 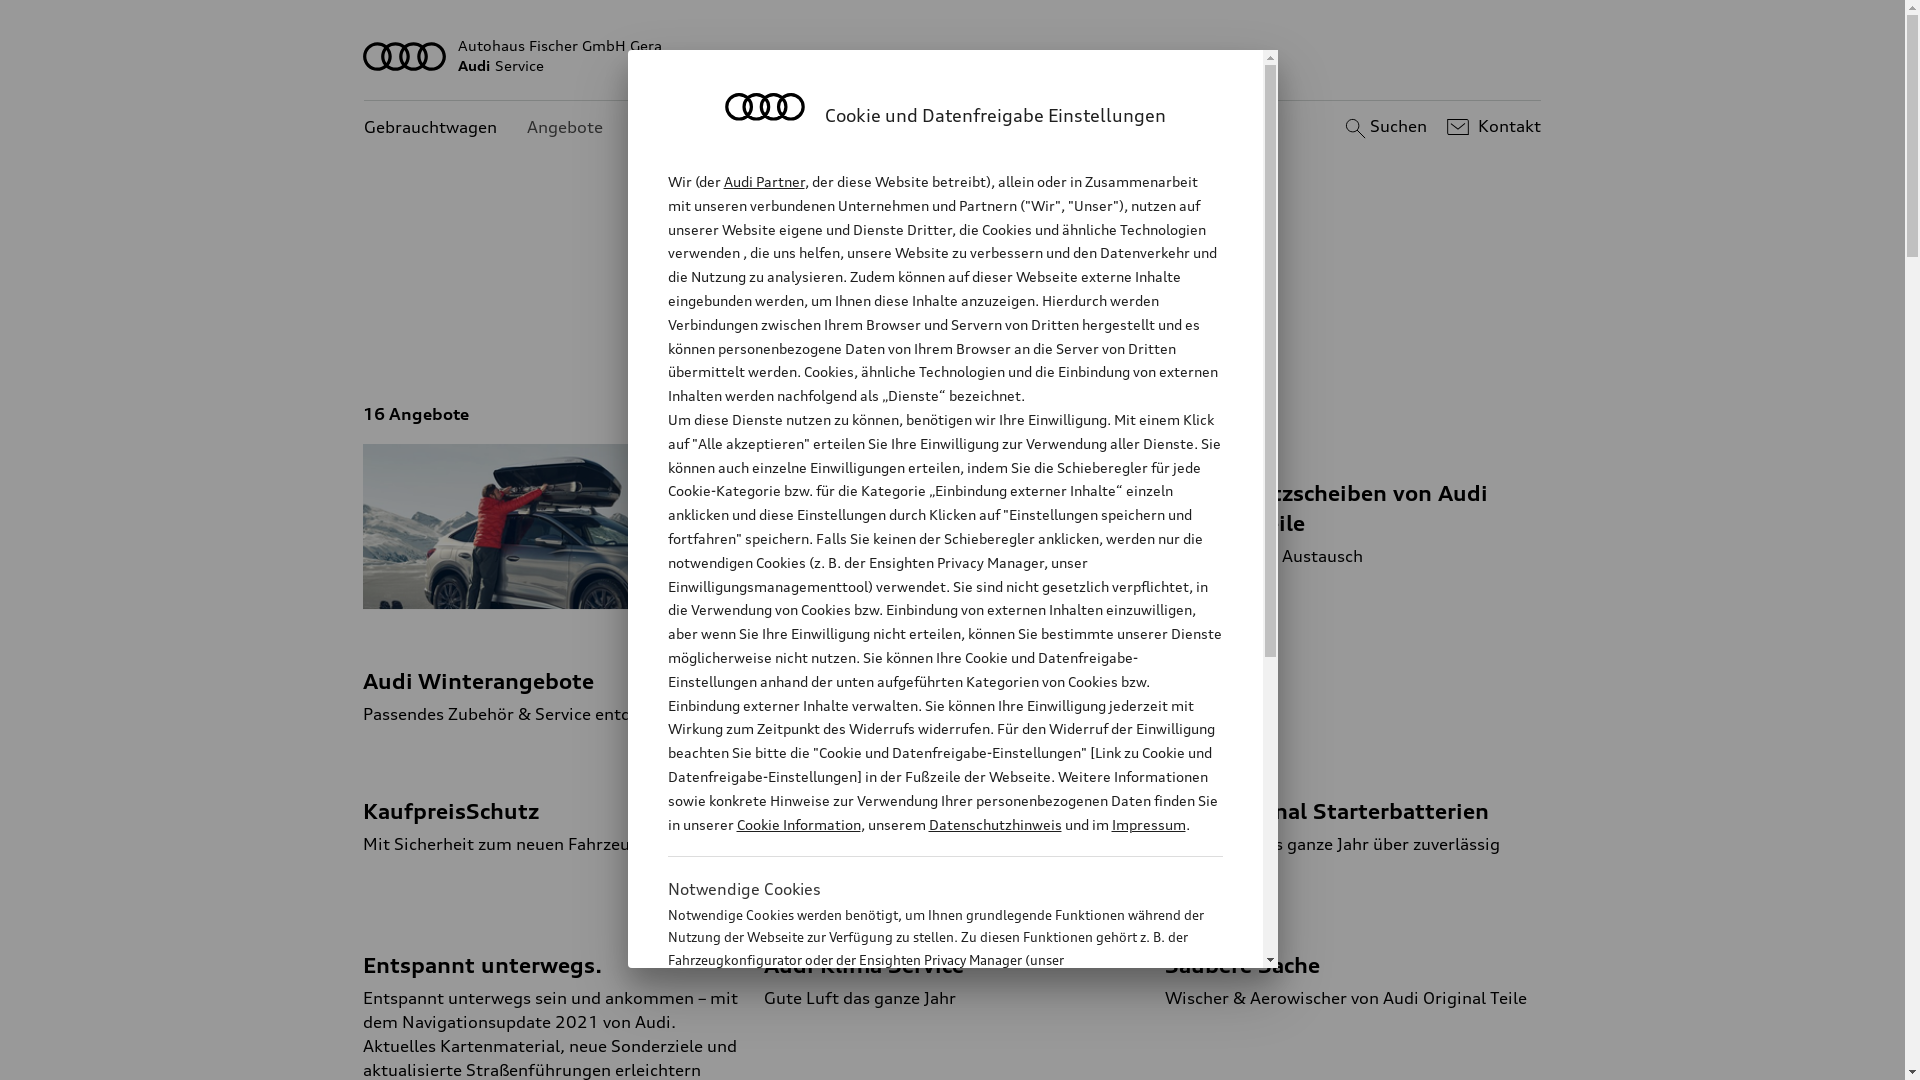 I want to click on 'Autohaus Fischer GmbH Gera, so click(x=952, y=55).